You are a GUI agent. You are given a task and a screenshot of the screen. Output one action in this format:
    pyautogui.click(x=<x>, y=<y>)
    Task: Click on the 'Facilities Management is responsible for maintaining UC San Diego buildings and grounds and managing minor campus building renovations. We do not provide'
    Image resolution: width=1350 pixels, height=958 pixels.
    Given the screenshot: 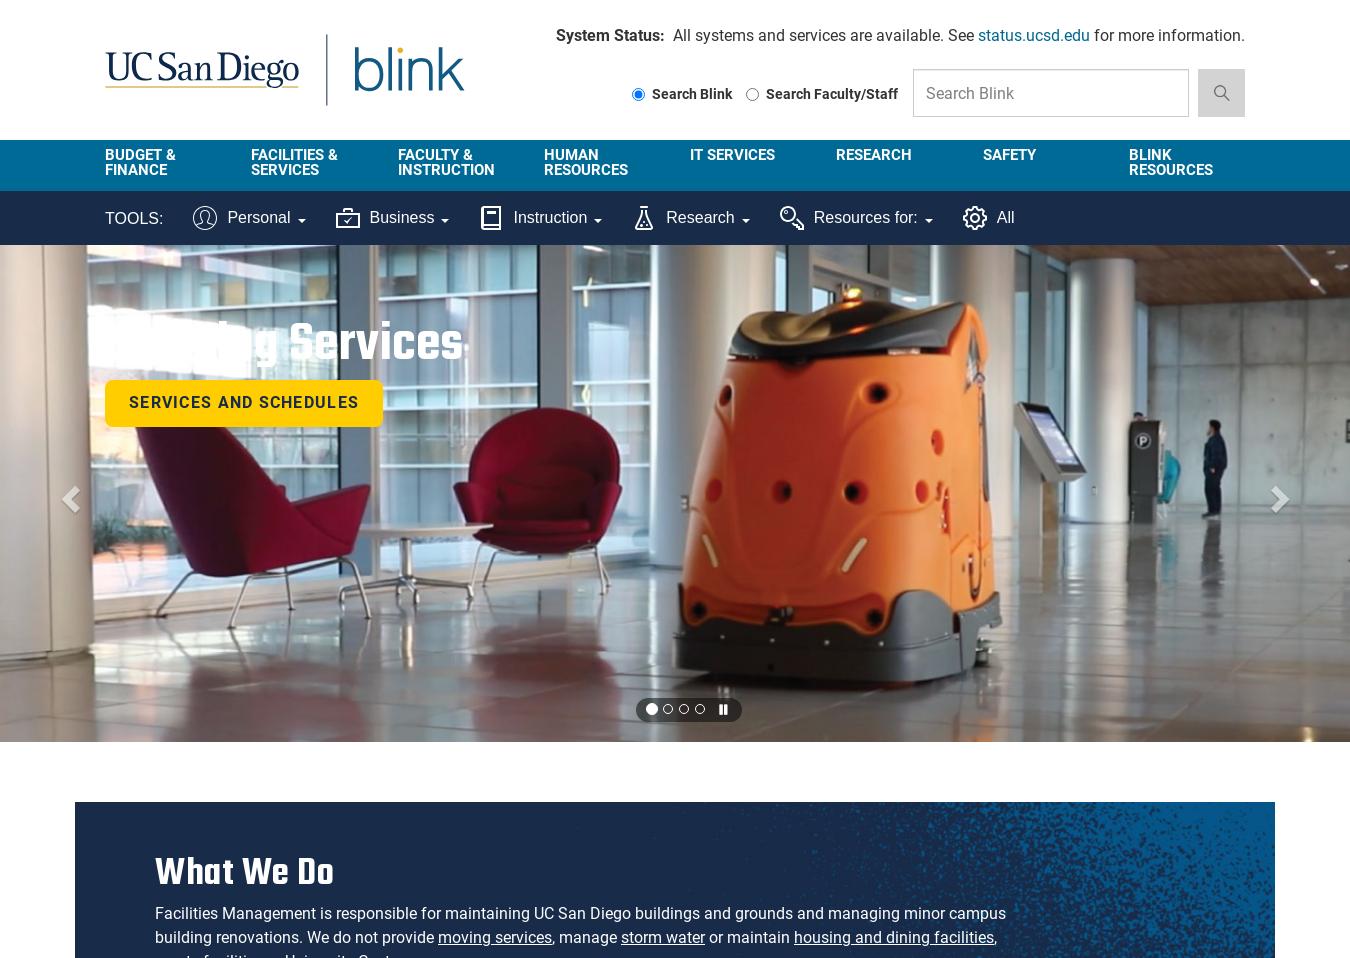 What is the action you would take?
    pyautogui.click(x=154, y=925)
    